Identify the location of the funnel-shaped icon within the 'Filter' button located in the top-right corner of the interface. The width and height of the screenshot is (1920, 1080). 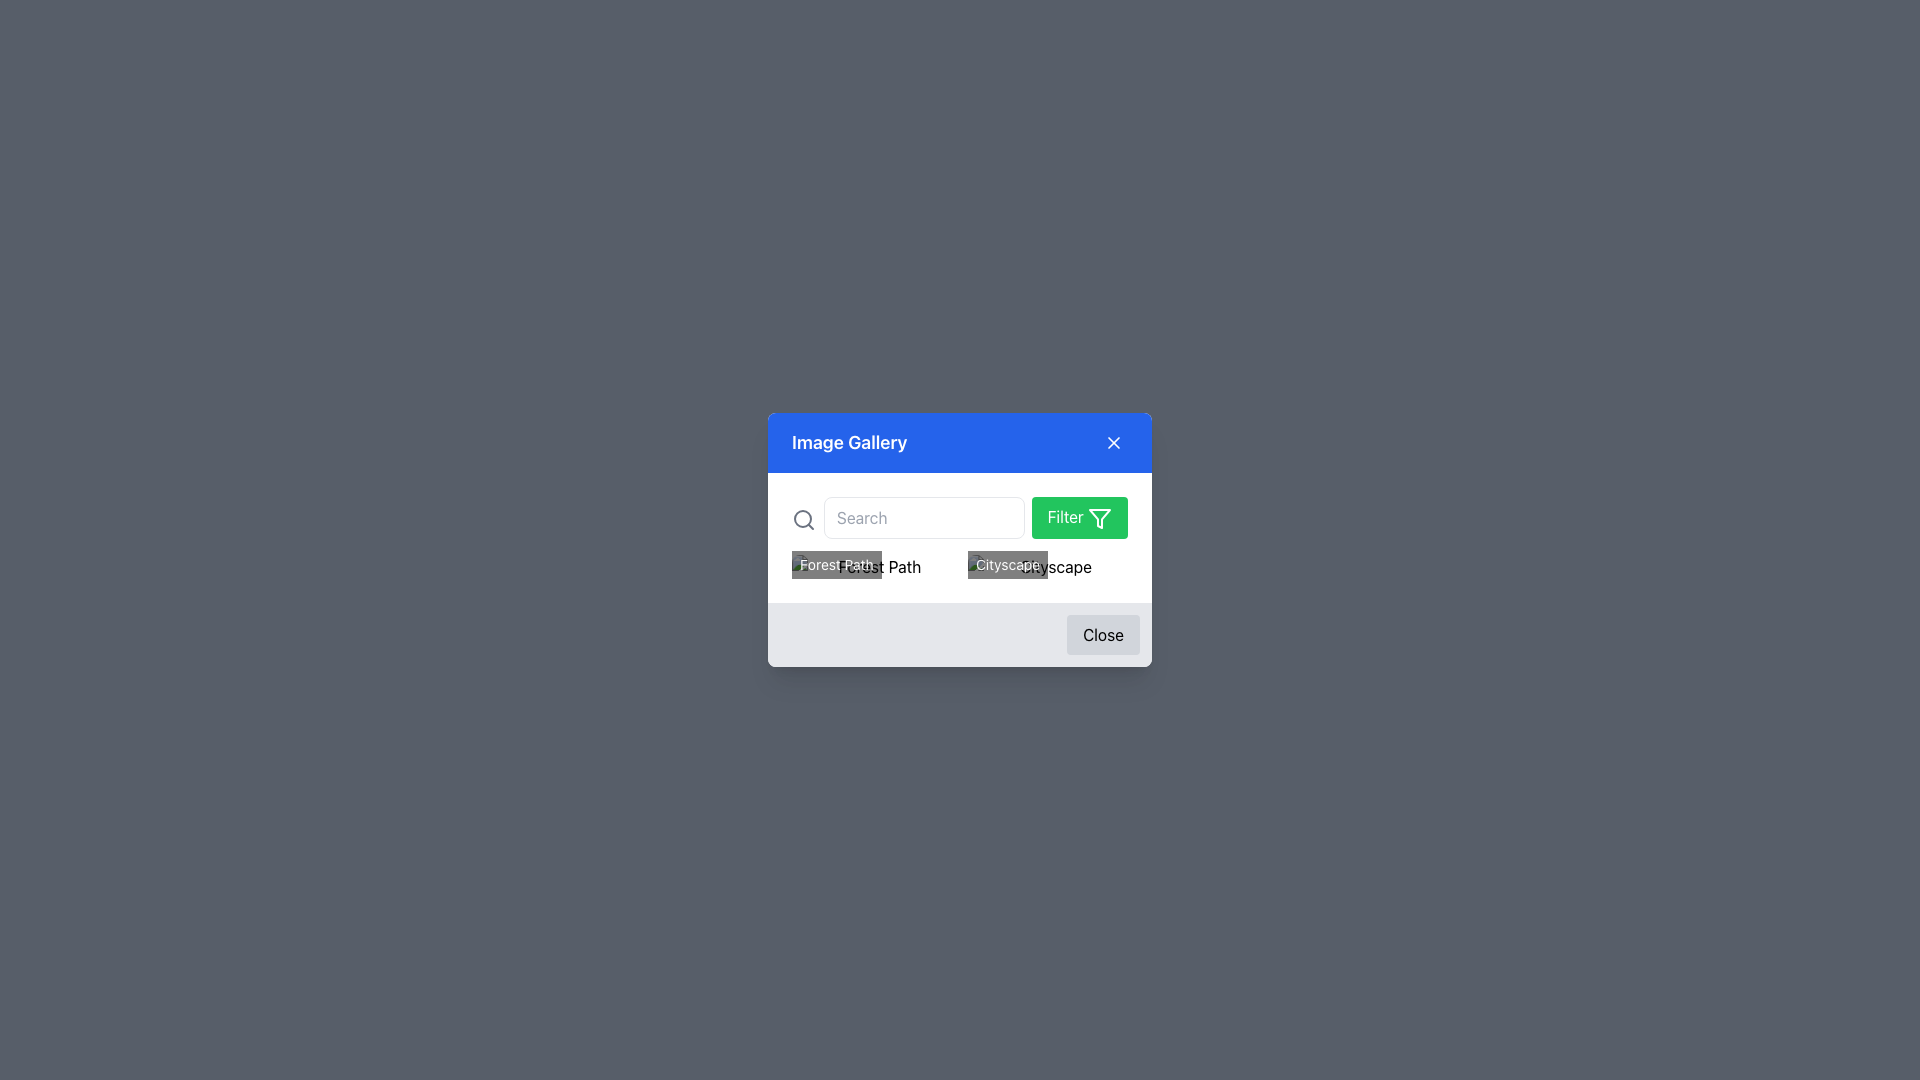
(1098, 516).